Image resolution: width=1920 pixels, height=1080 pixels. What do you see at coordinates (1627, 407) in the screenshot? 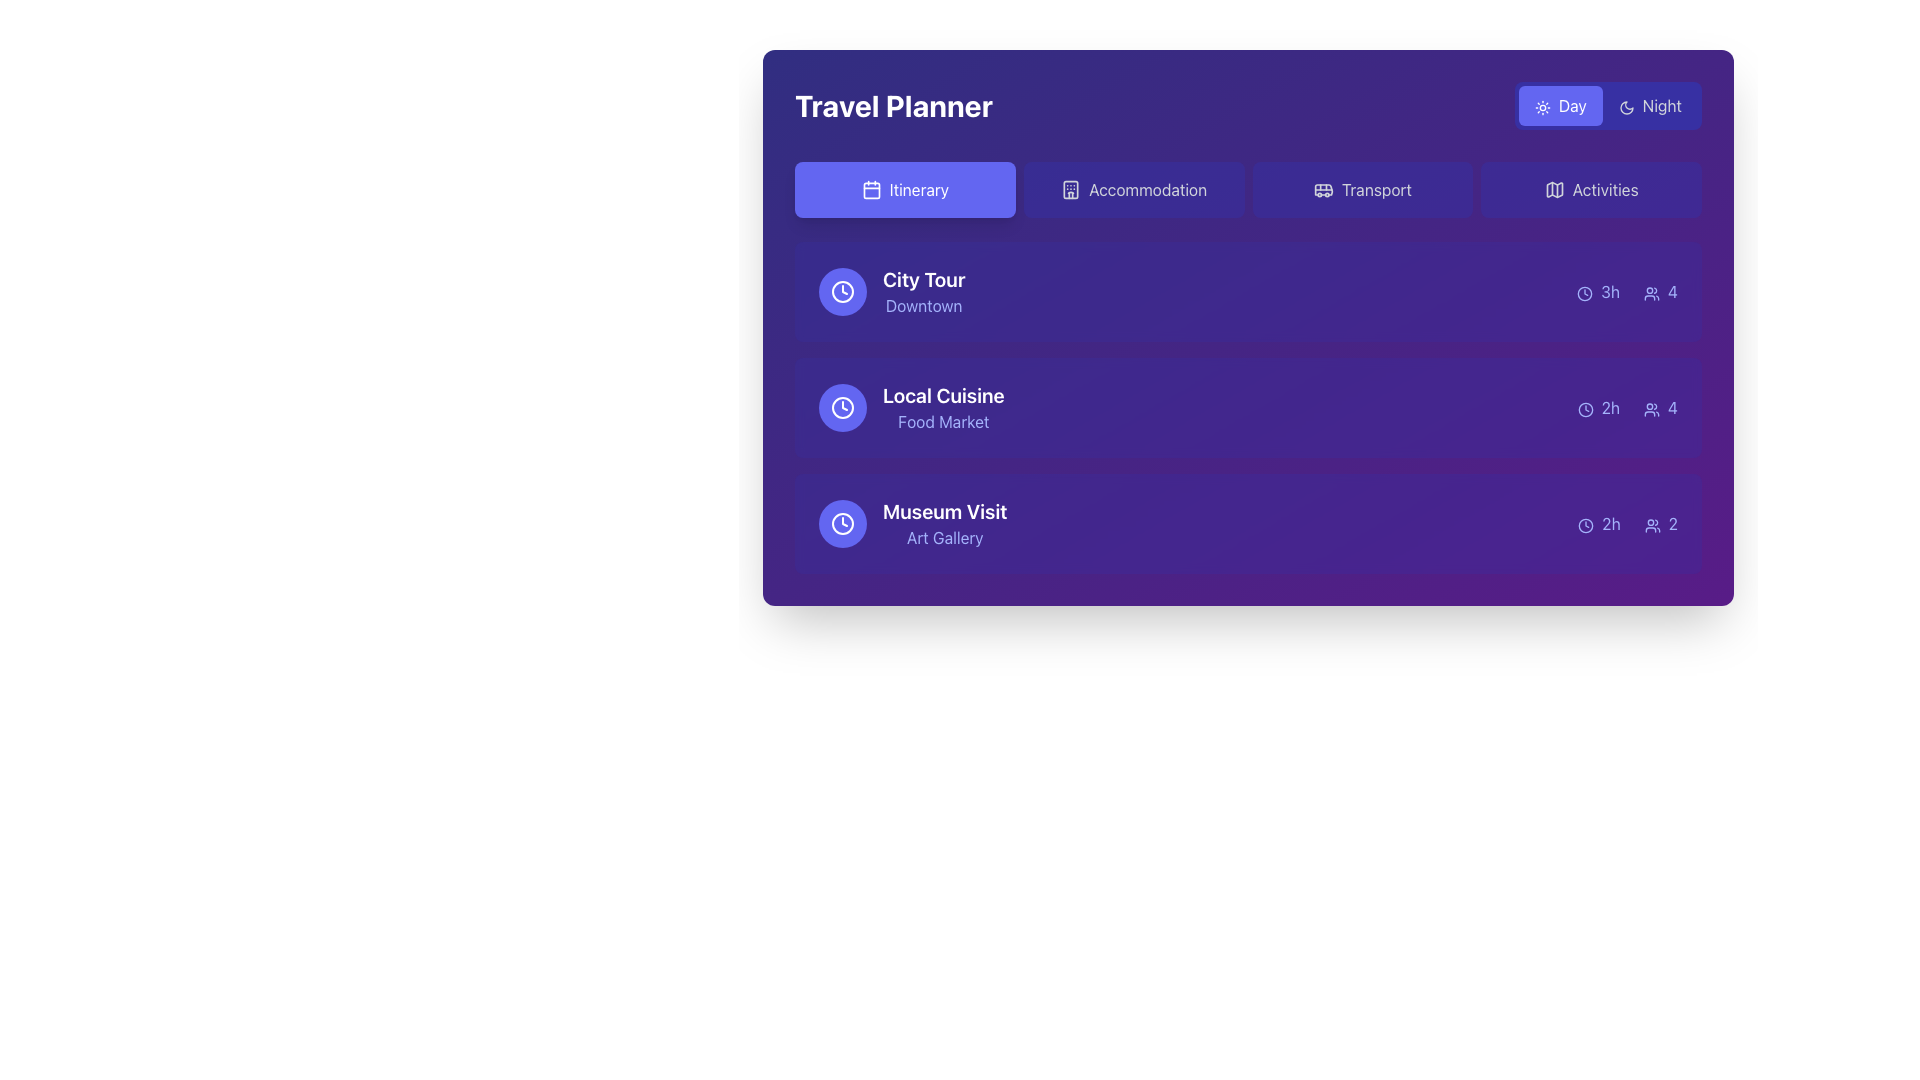
I see `information displayed in the Information display component showing '2h4' along with the clock and user group icons` at bounding box center [1627, 407].